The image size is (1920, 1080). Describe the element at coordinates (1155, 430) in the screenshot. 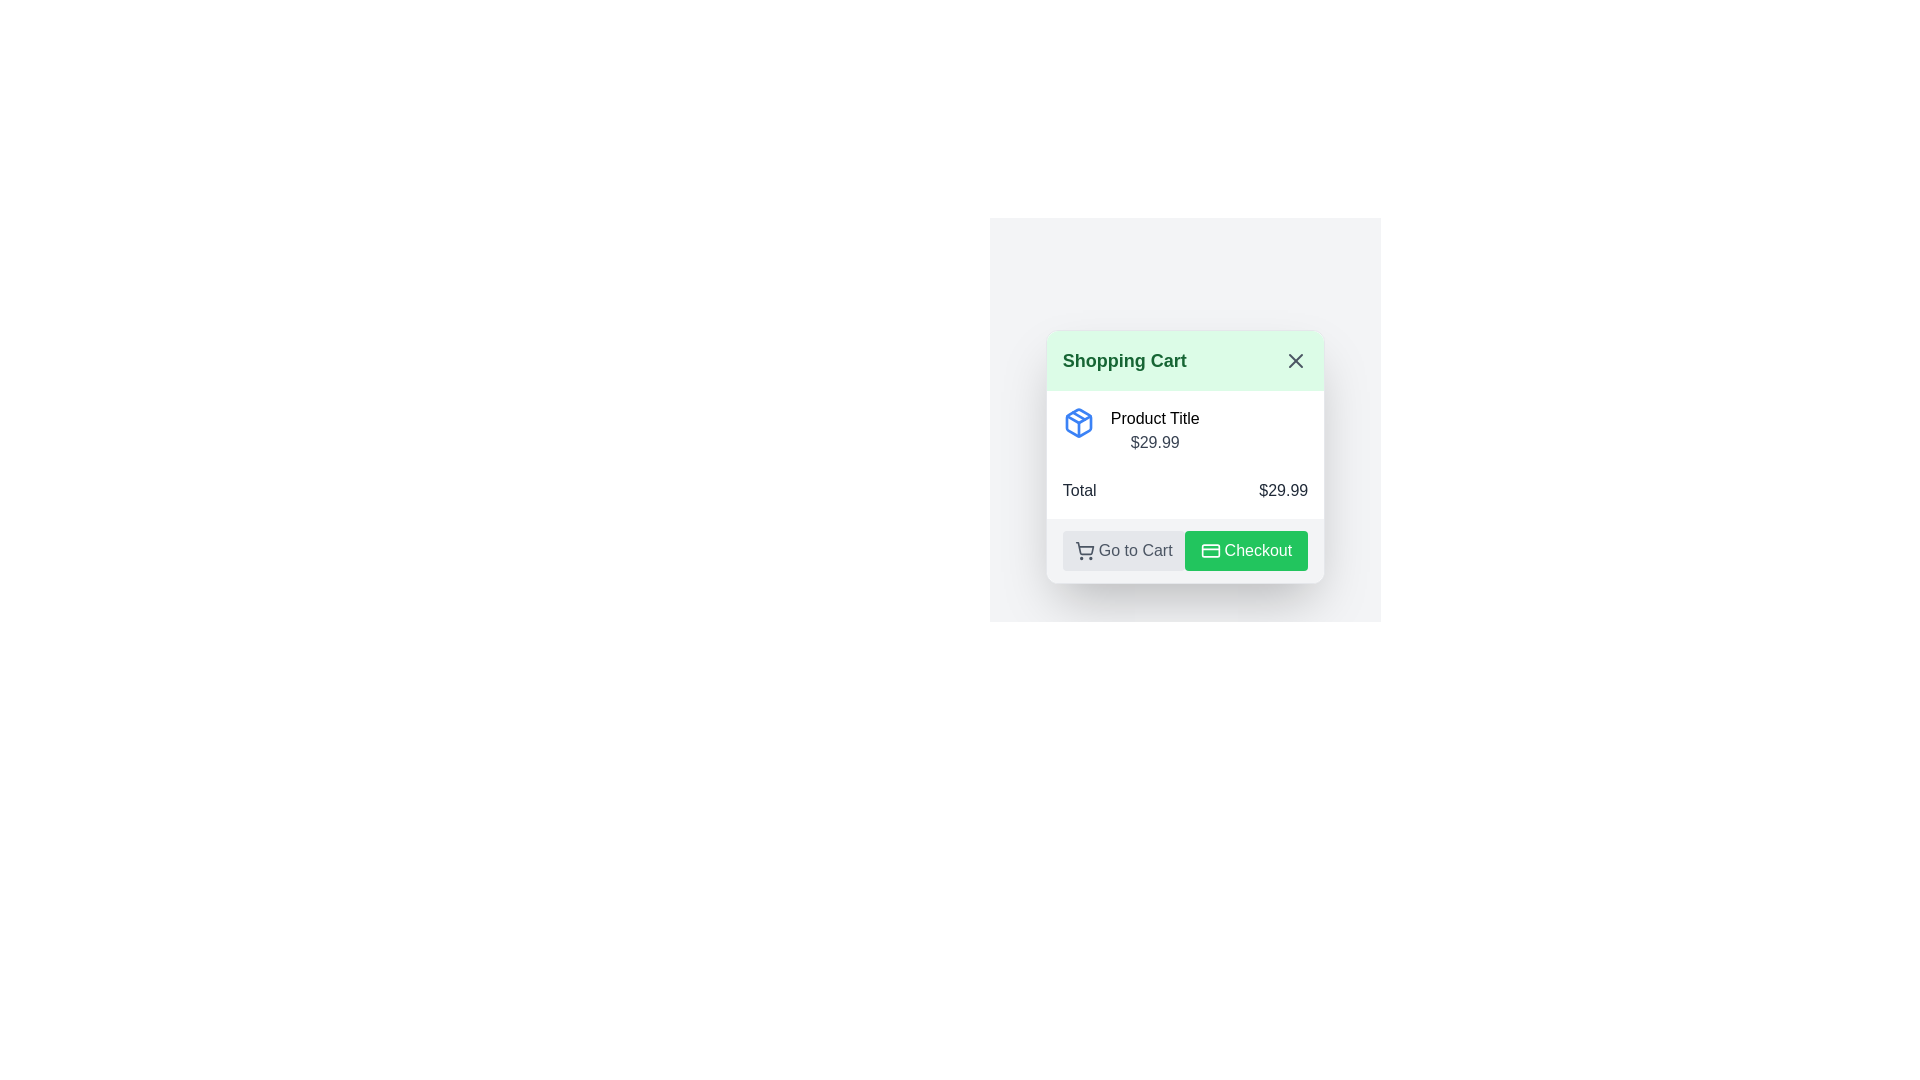

I see `the Text Display element that presents the name and price of a product in the shopping cart interface, located to the right of a blue product icon and above the total price information` at that location.